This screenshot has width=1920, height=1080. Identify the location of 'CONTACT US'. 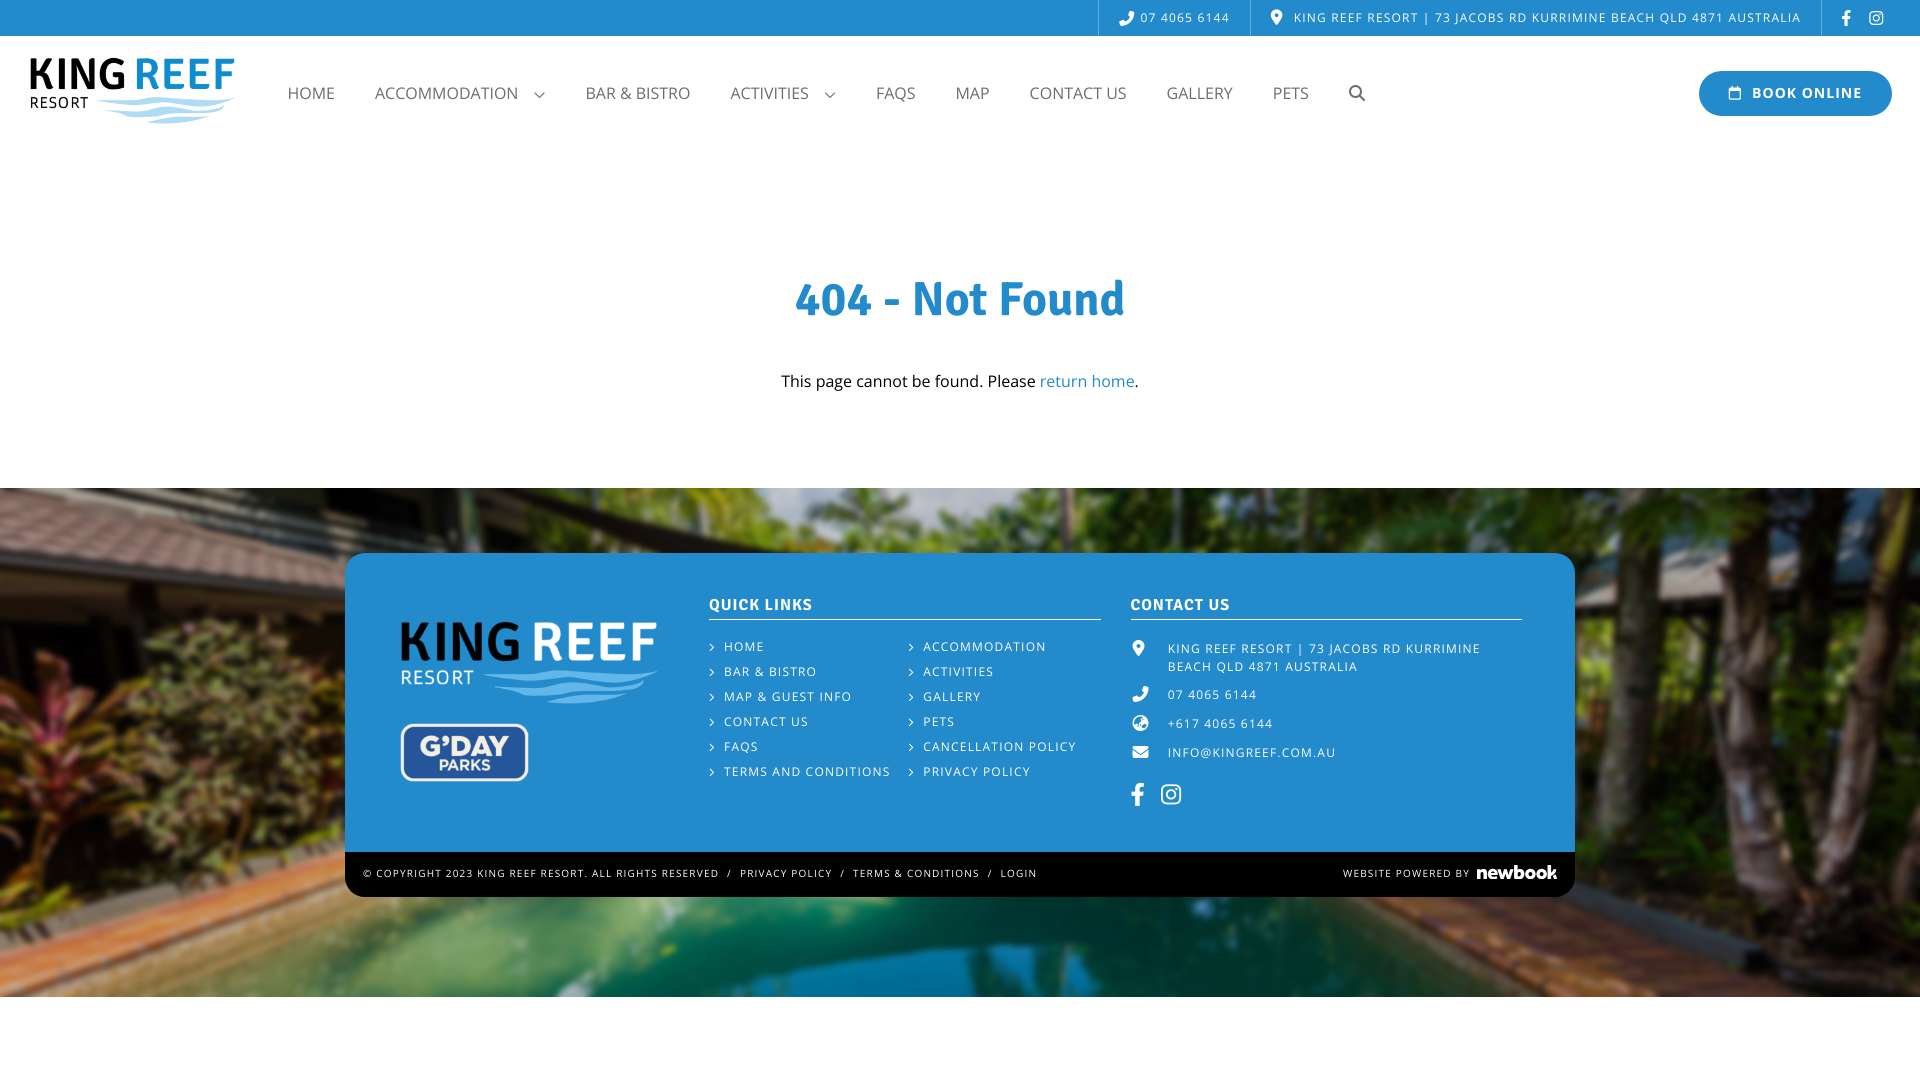
(757, 721).